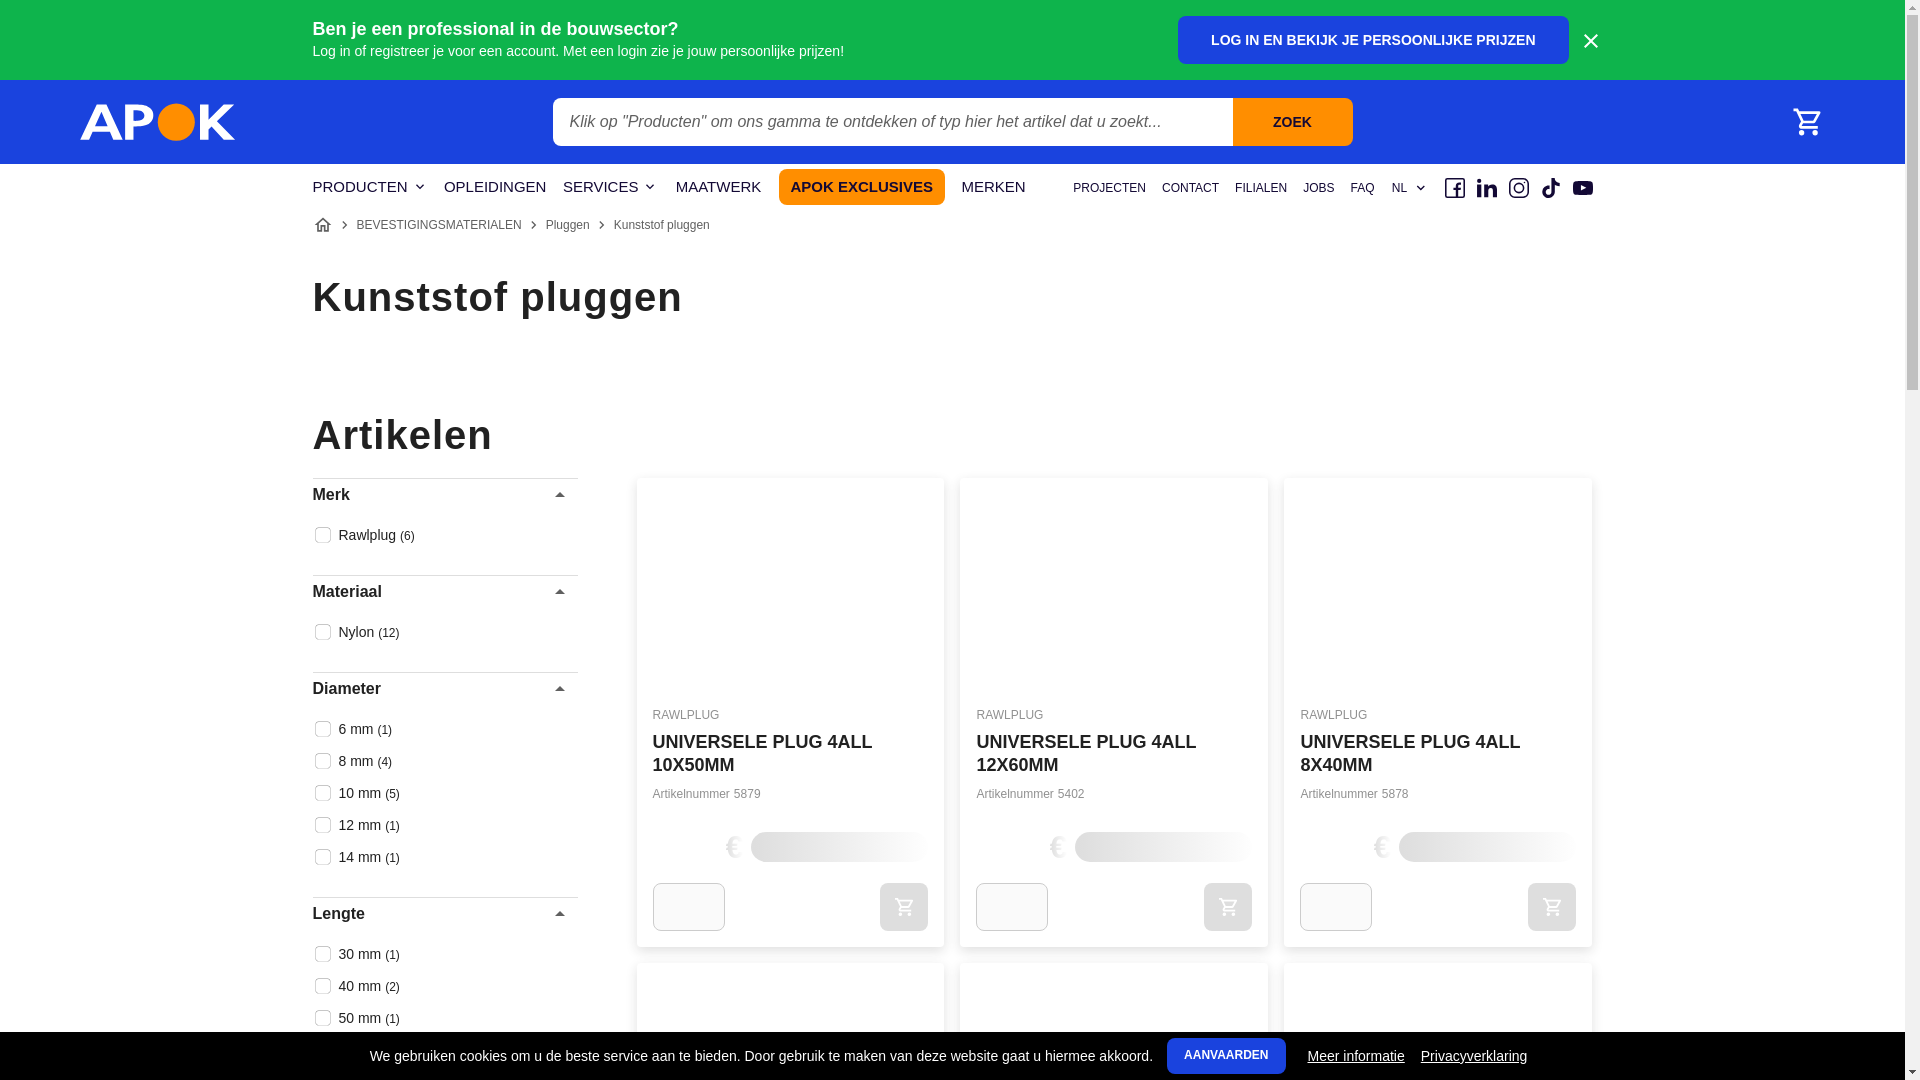 The image size is (1920, 1080). What do you see at coordinates (1302, 188) in the screenshot?
I see `'JOBS'` at bounding box center [1302, 188].